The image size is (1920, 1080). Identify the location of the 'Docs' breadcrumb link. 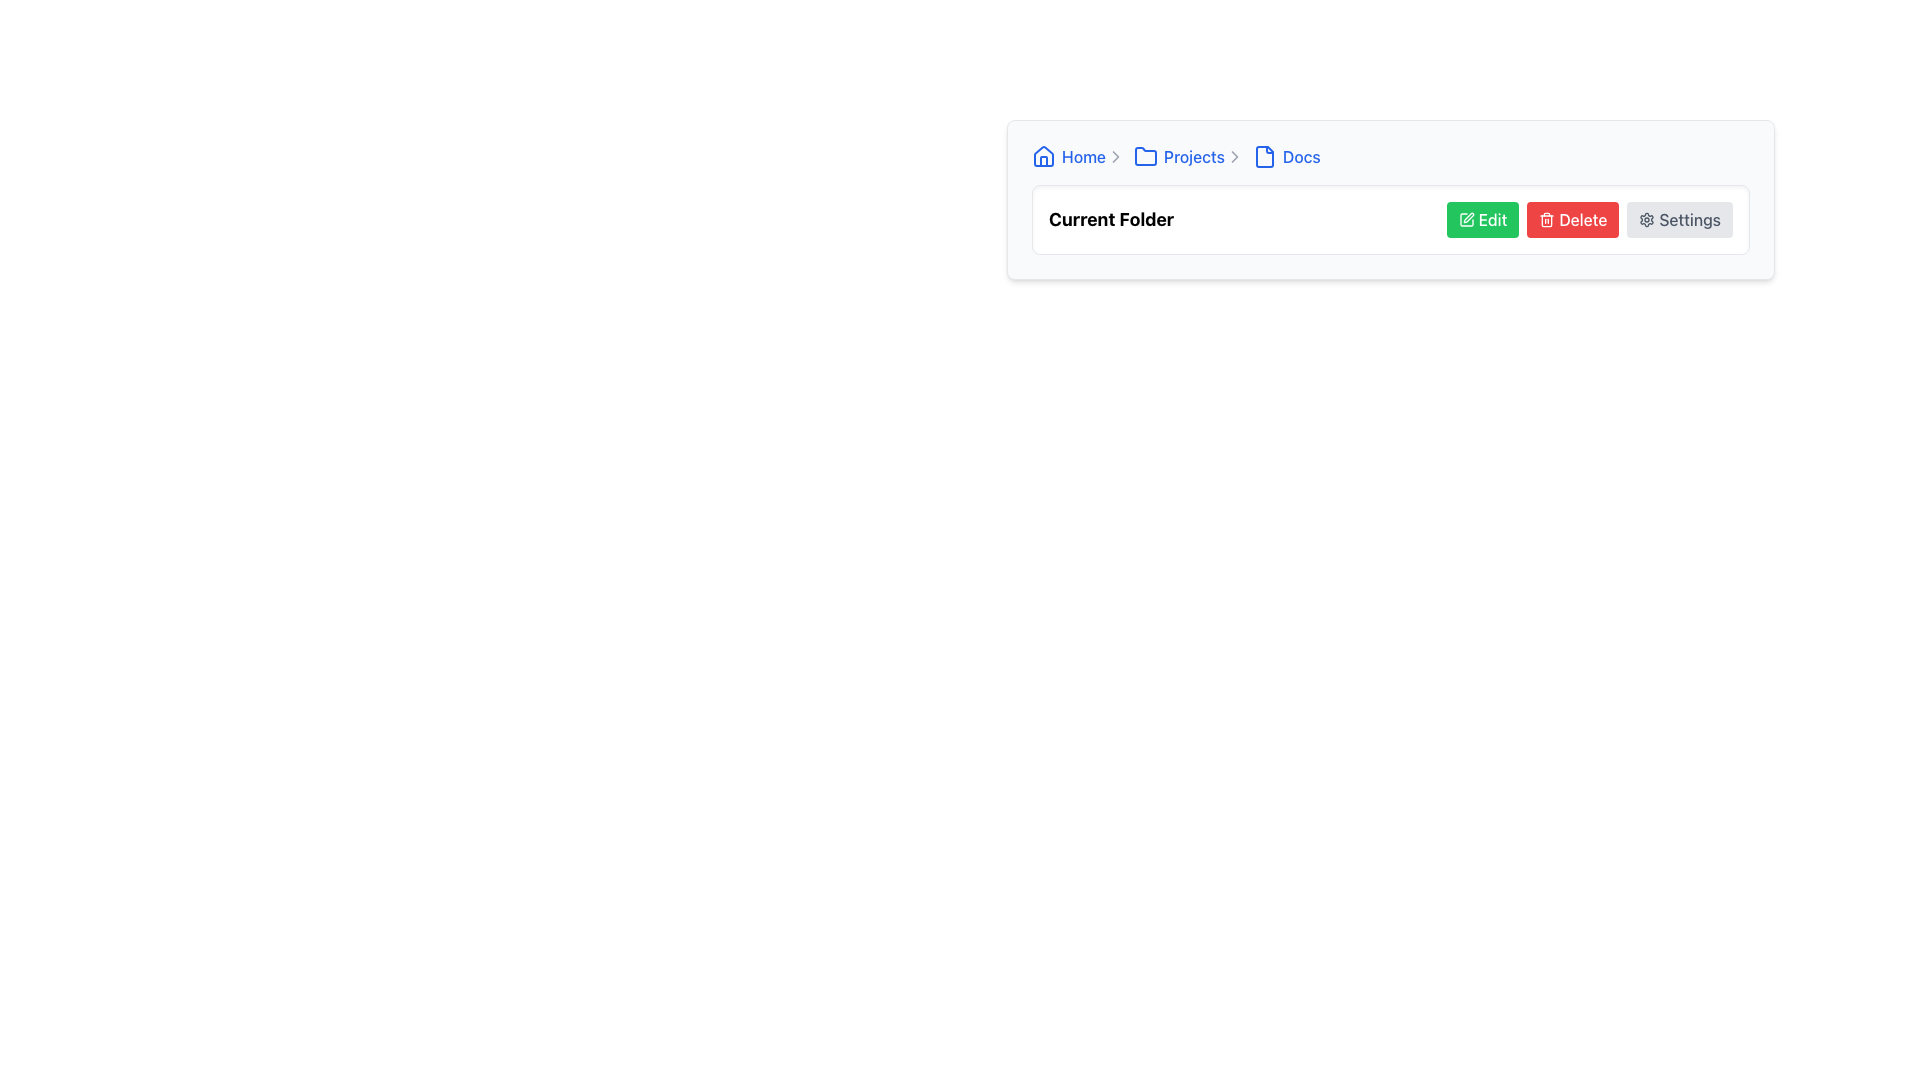
(1286, 156).